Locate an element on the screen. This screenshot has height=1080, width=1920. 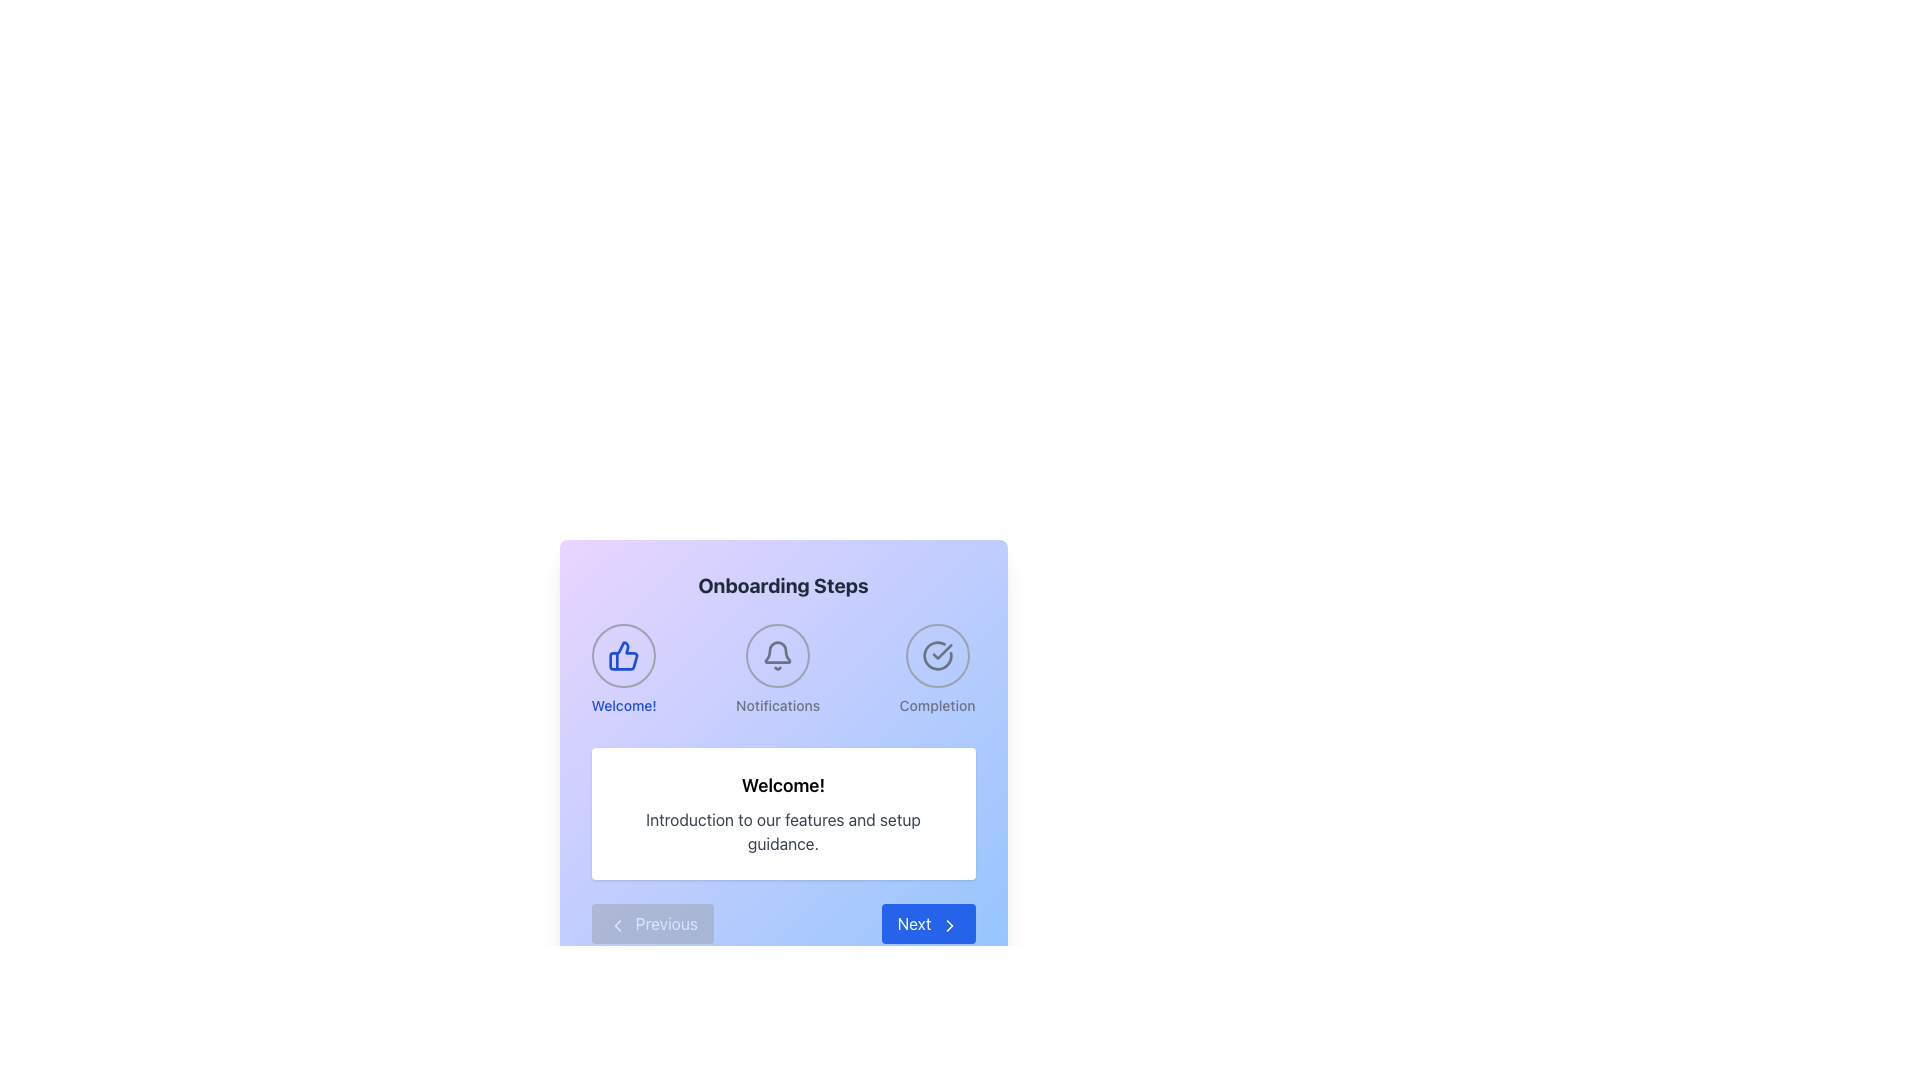
the circular graphic icon with a checkmark located at the top of the 'Completion' step in the onboarding interface, positioned to the right of the 'Notifications' icon is located at coordinates (936, 655).